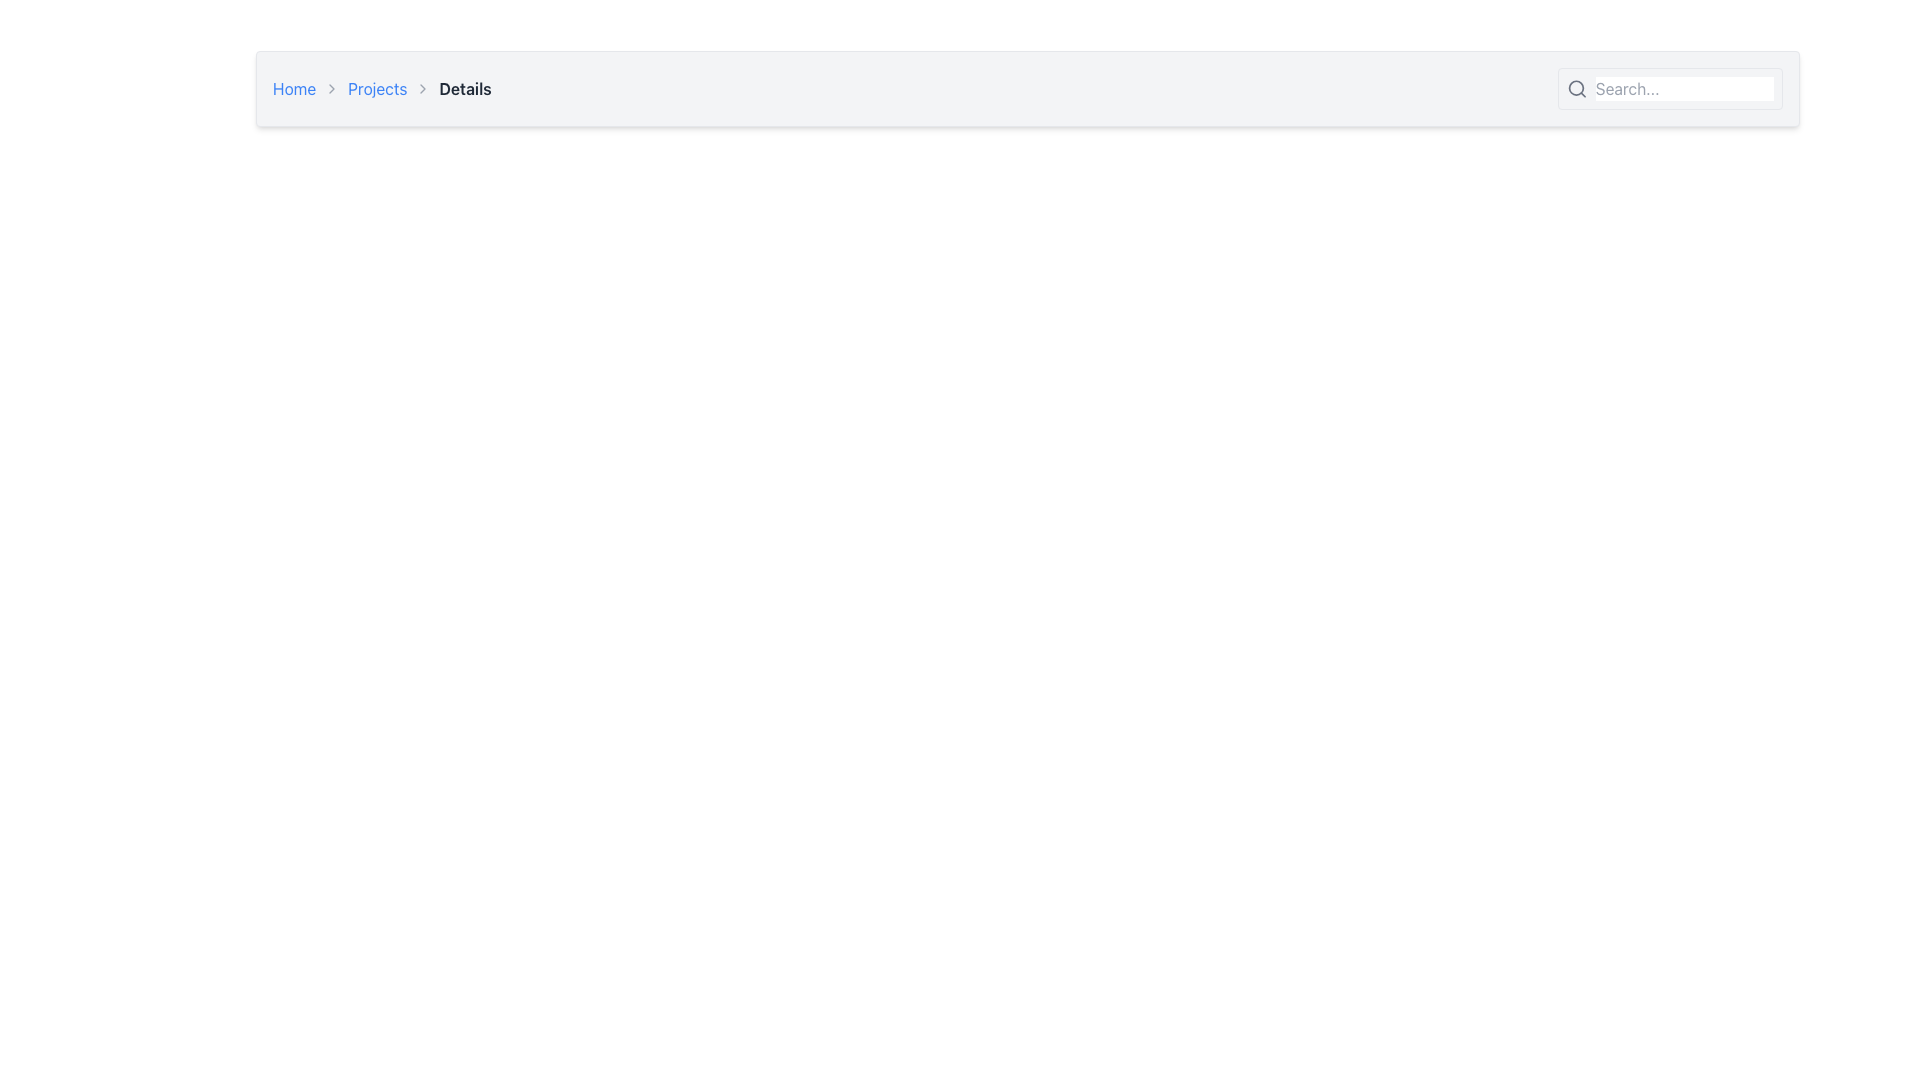 The height and width of the screenshot is (1080, 1920). What do you see at coordinates (377, 87) in the screenshot?
I see `the second text component in the breadcrumb sequence` at bounding box center [377, 87].